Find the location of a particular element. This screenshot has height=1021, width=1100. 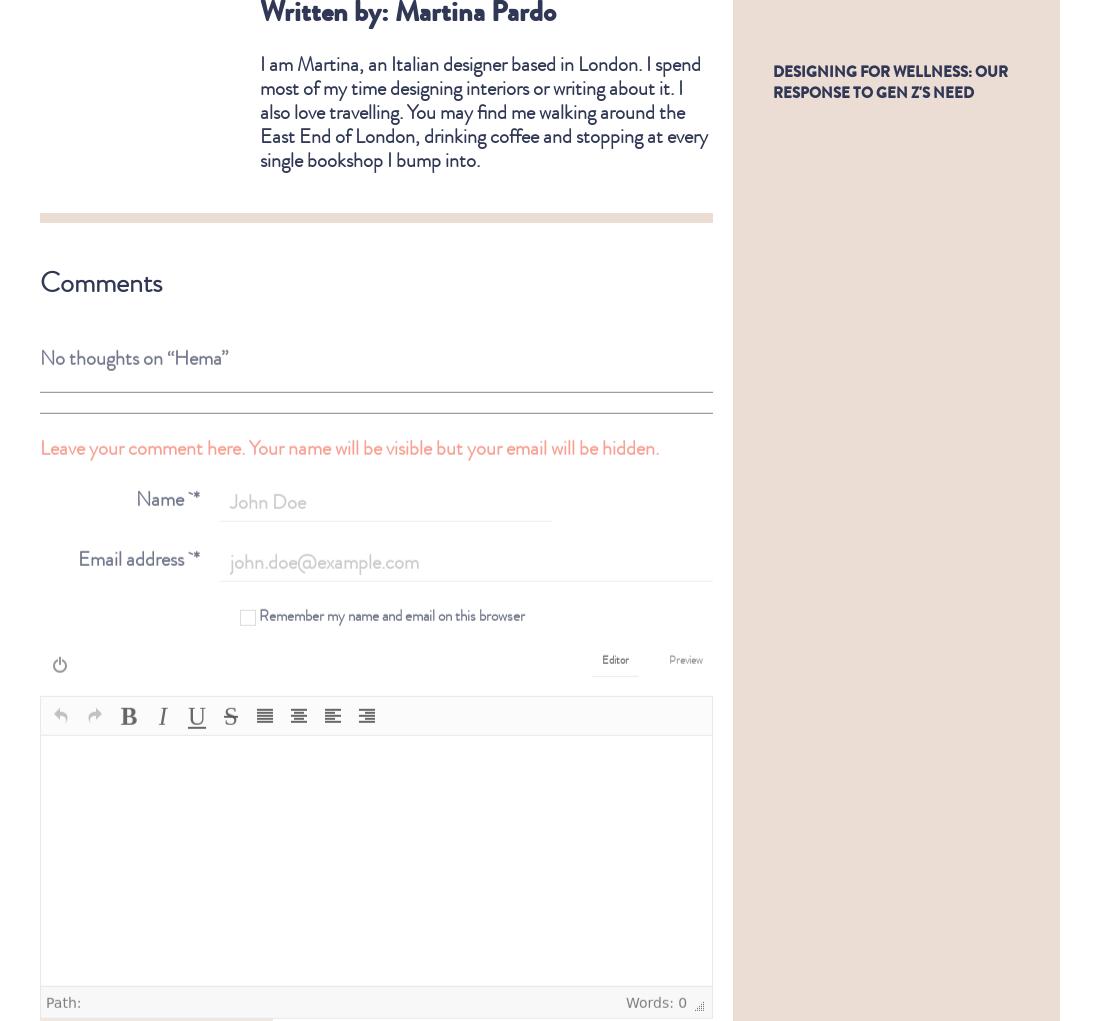

'Email address' is located at coordinates (77, 542).